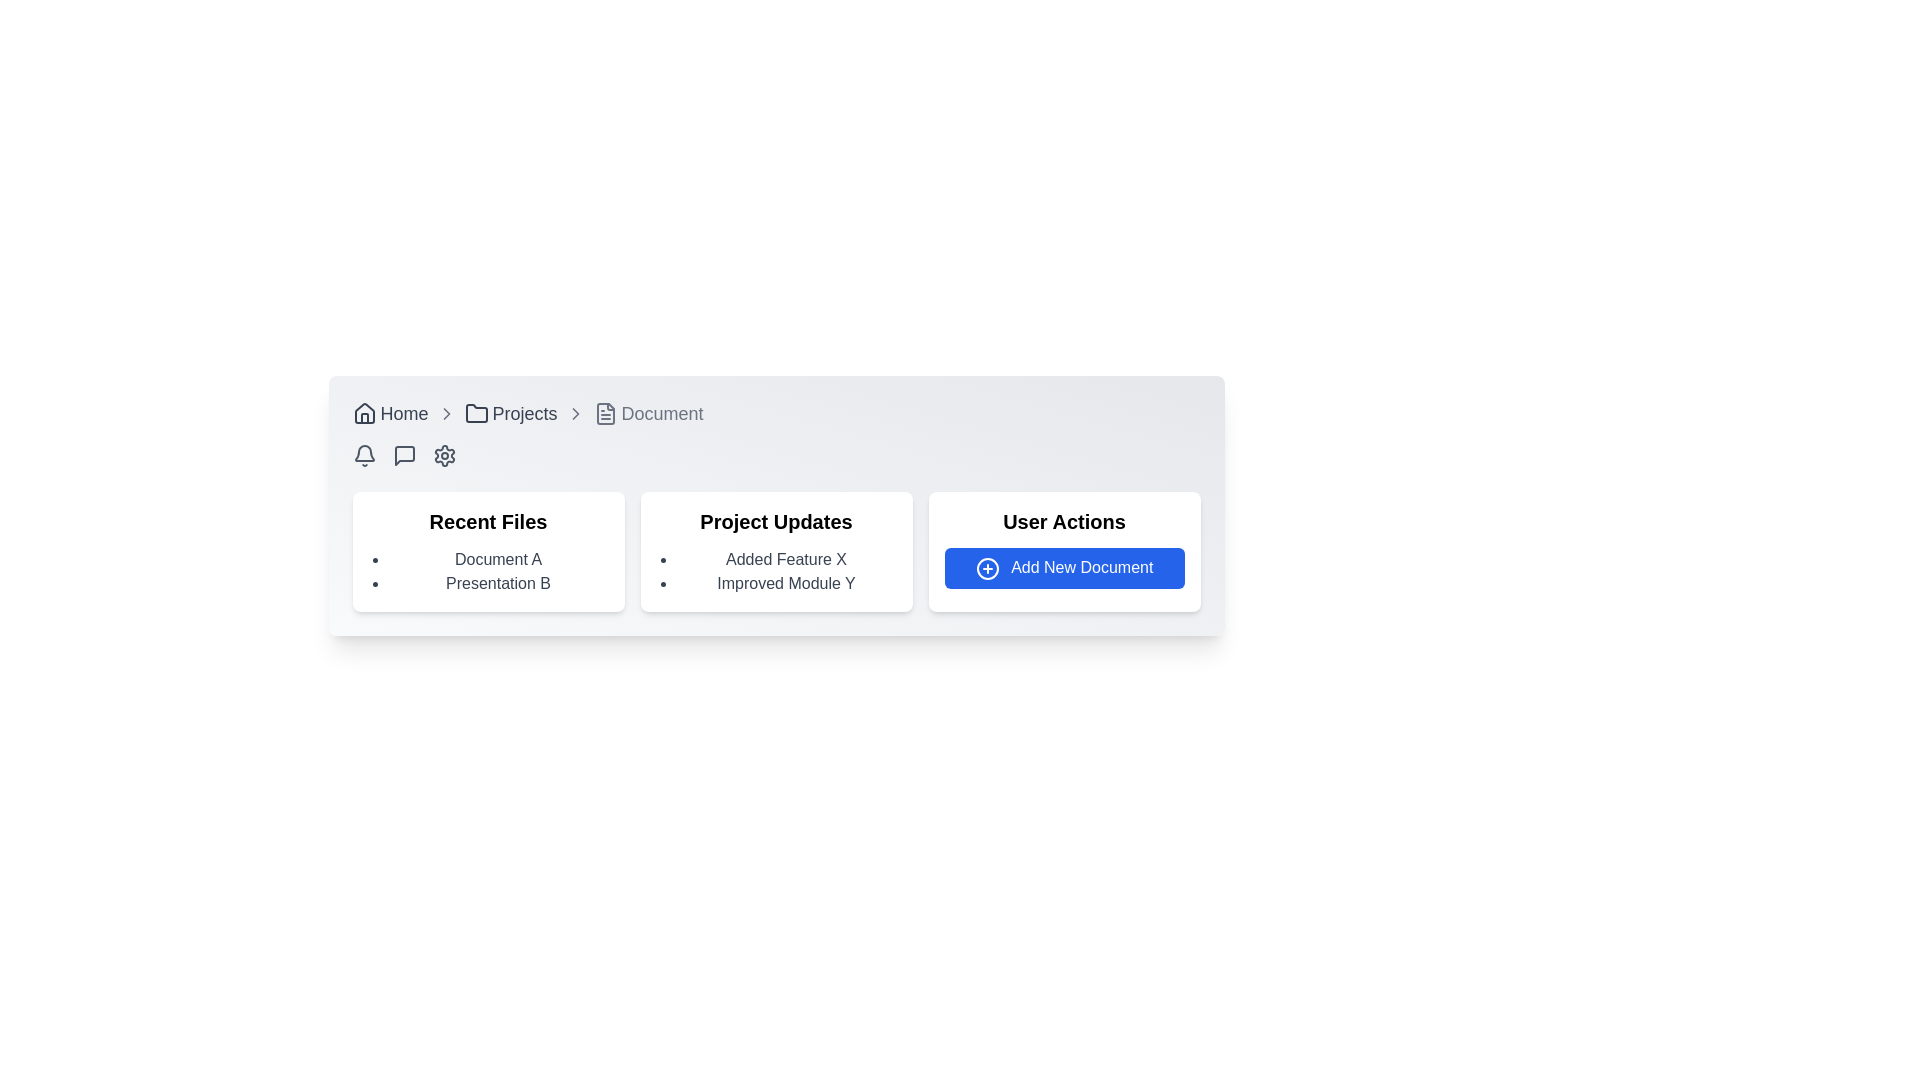  Describe the element at coordinates (390, 412) in the screenshot. I see `the 'Home' navigation link with house icon located in the top-left section of the breadcrumb navigation bar` at that location.